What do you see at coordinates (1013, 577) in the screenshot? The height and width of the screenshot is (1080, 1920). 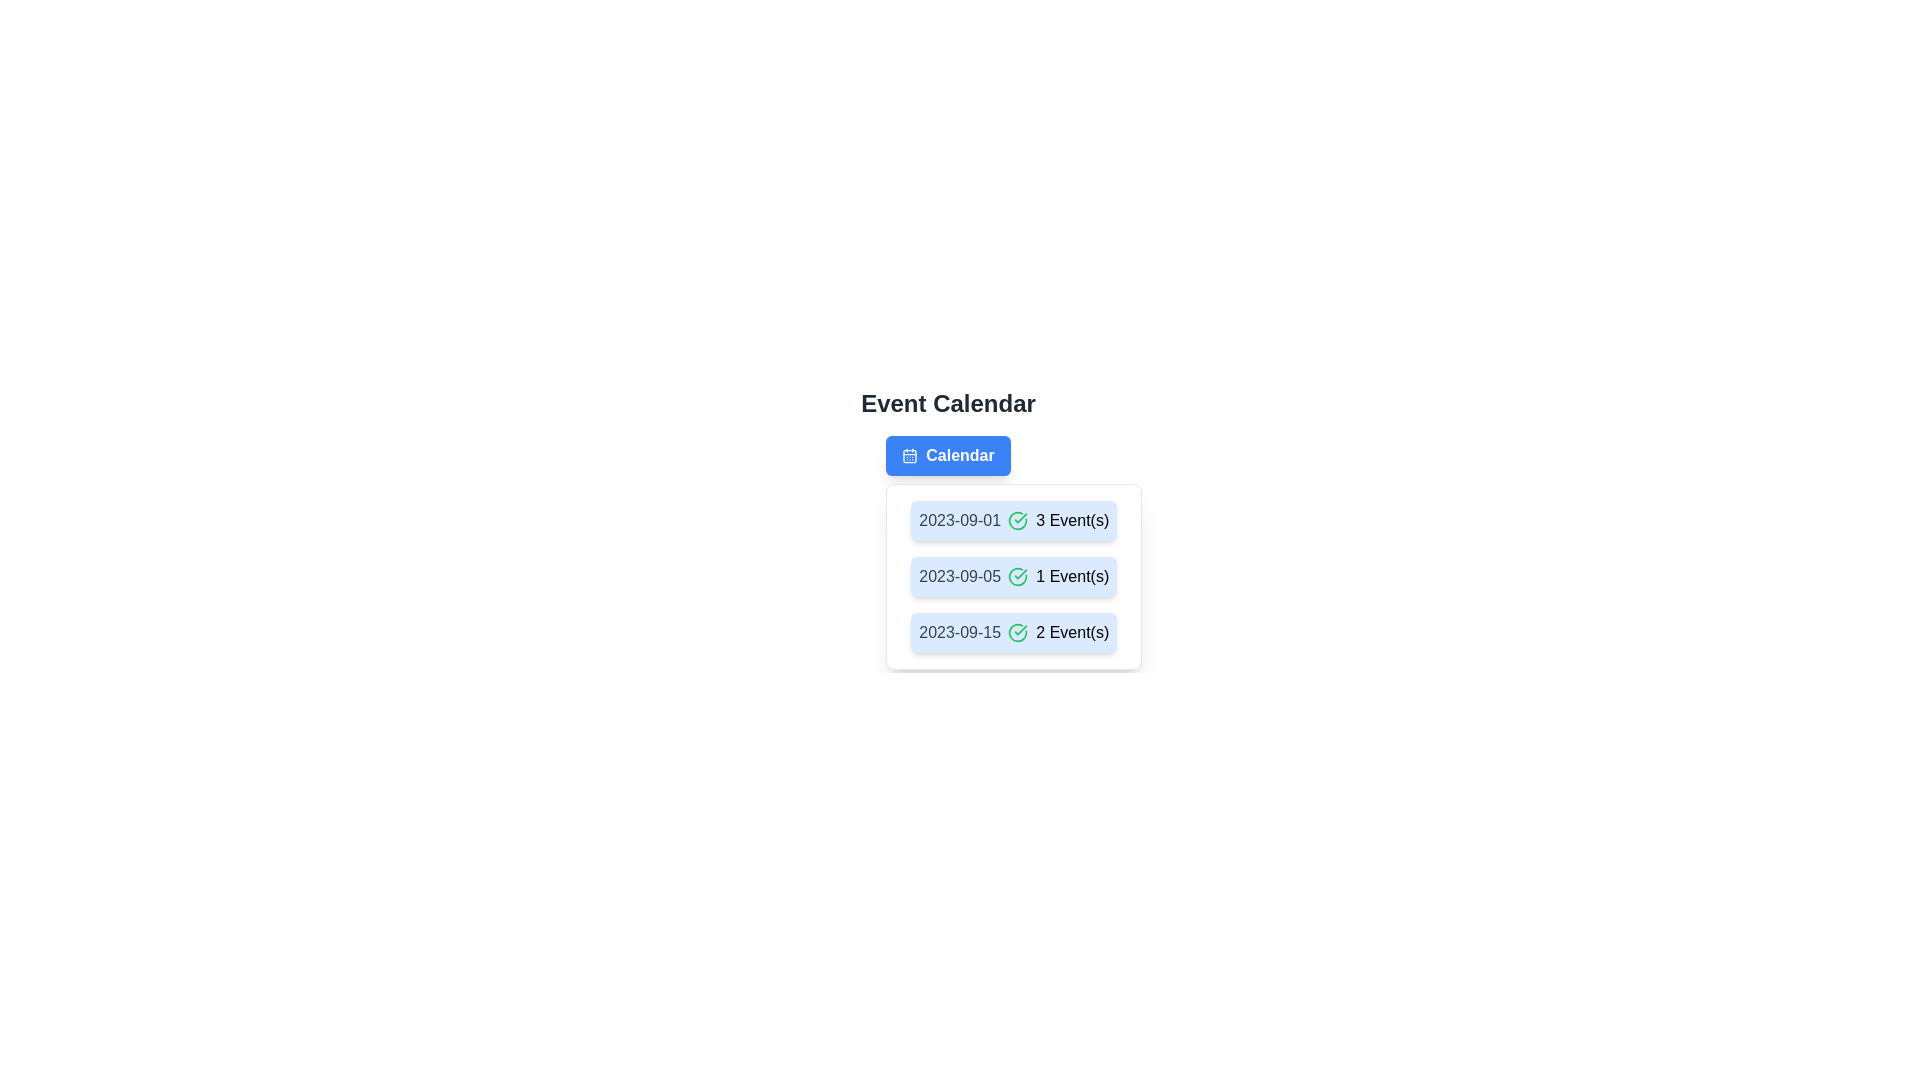 I see `the event summary block displaying '2023-09-05 1 Event(s)'` at bounding box center [1013, 577].